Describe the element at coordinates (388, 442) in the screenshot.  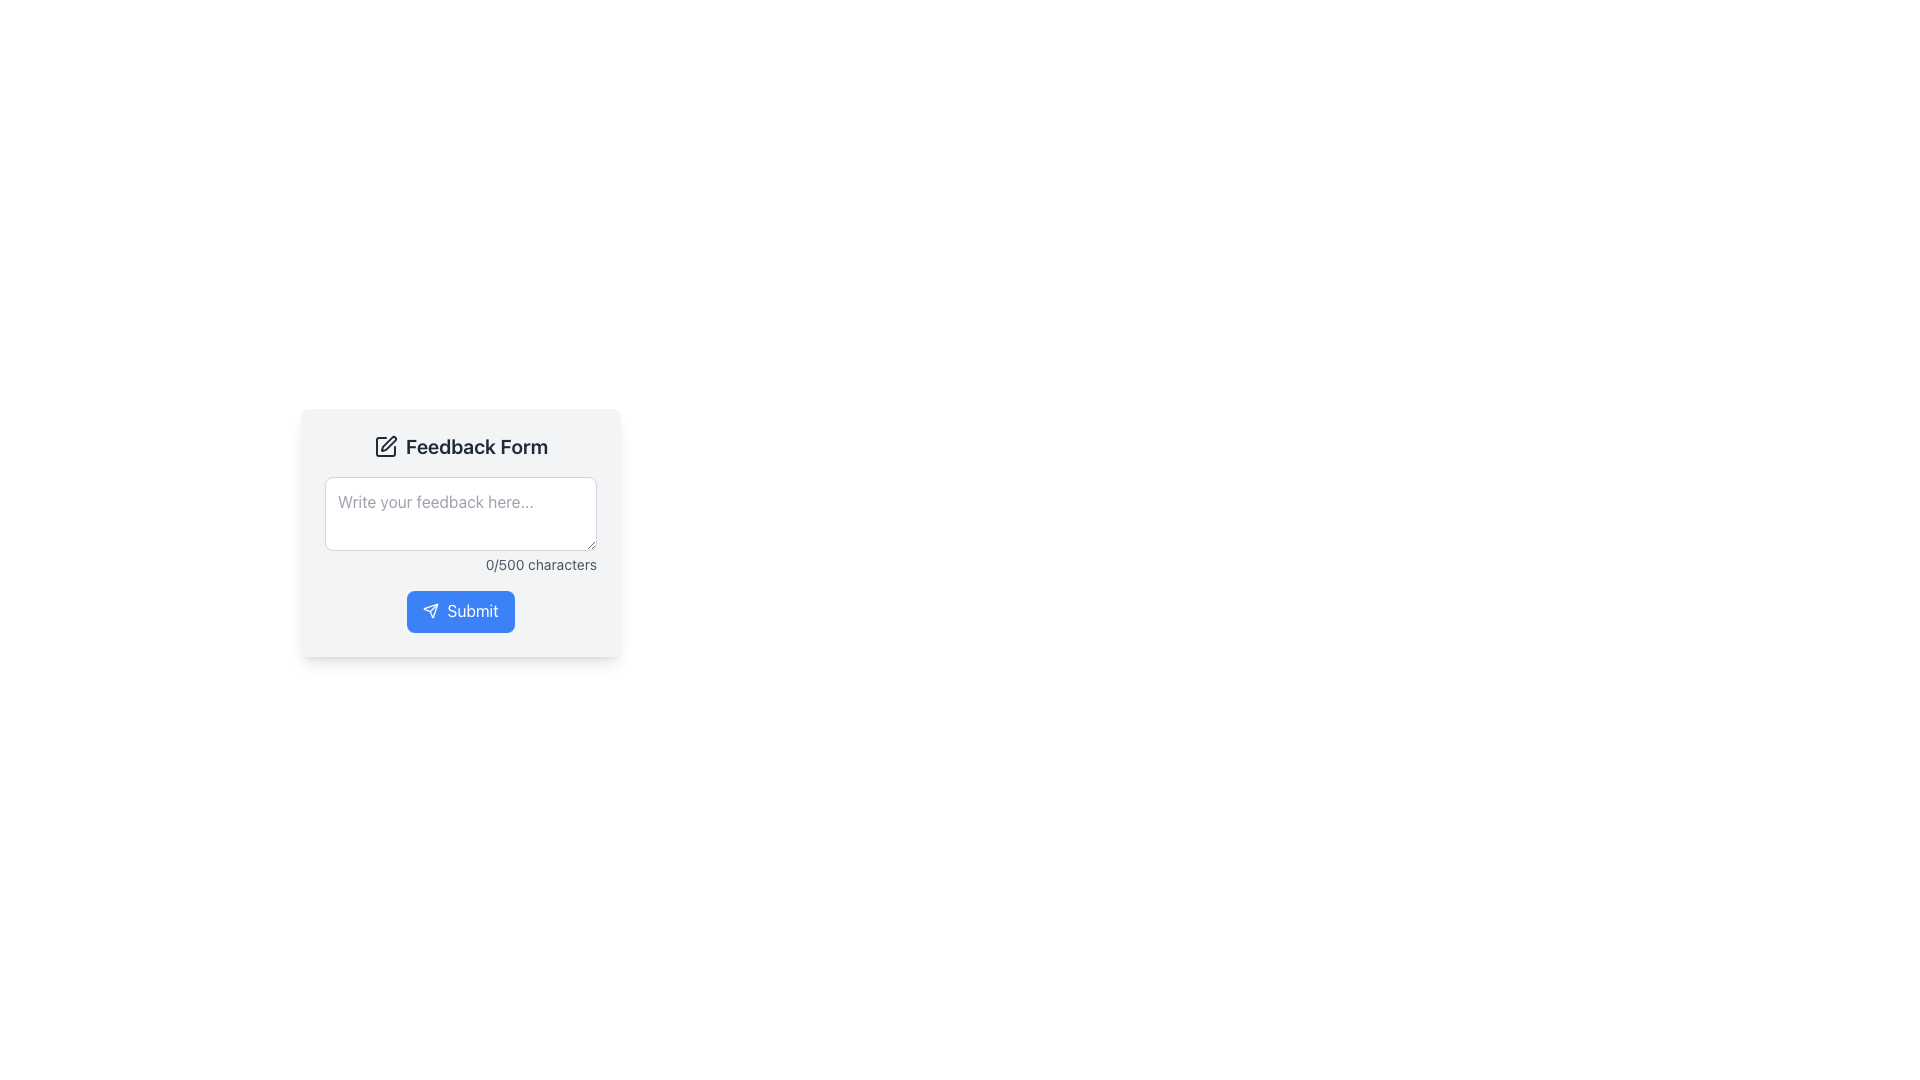
I see `the pen icon representing the edit action, which is located next to the 'Feedback Form' title in the header section of the form` at that location.